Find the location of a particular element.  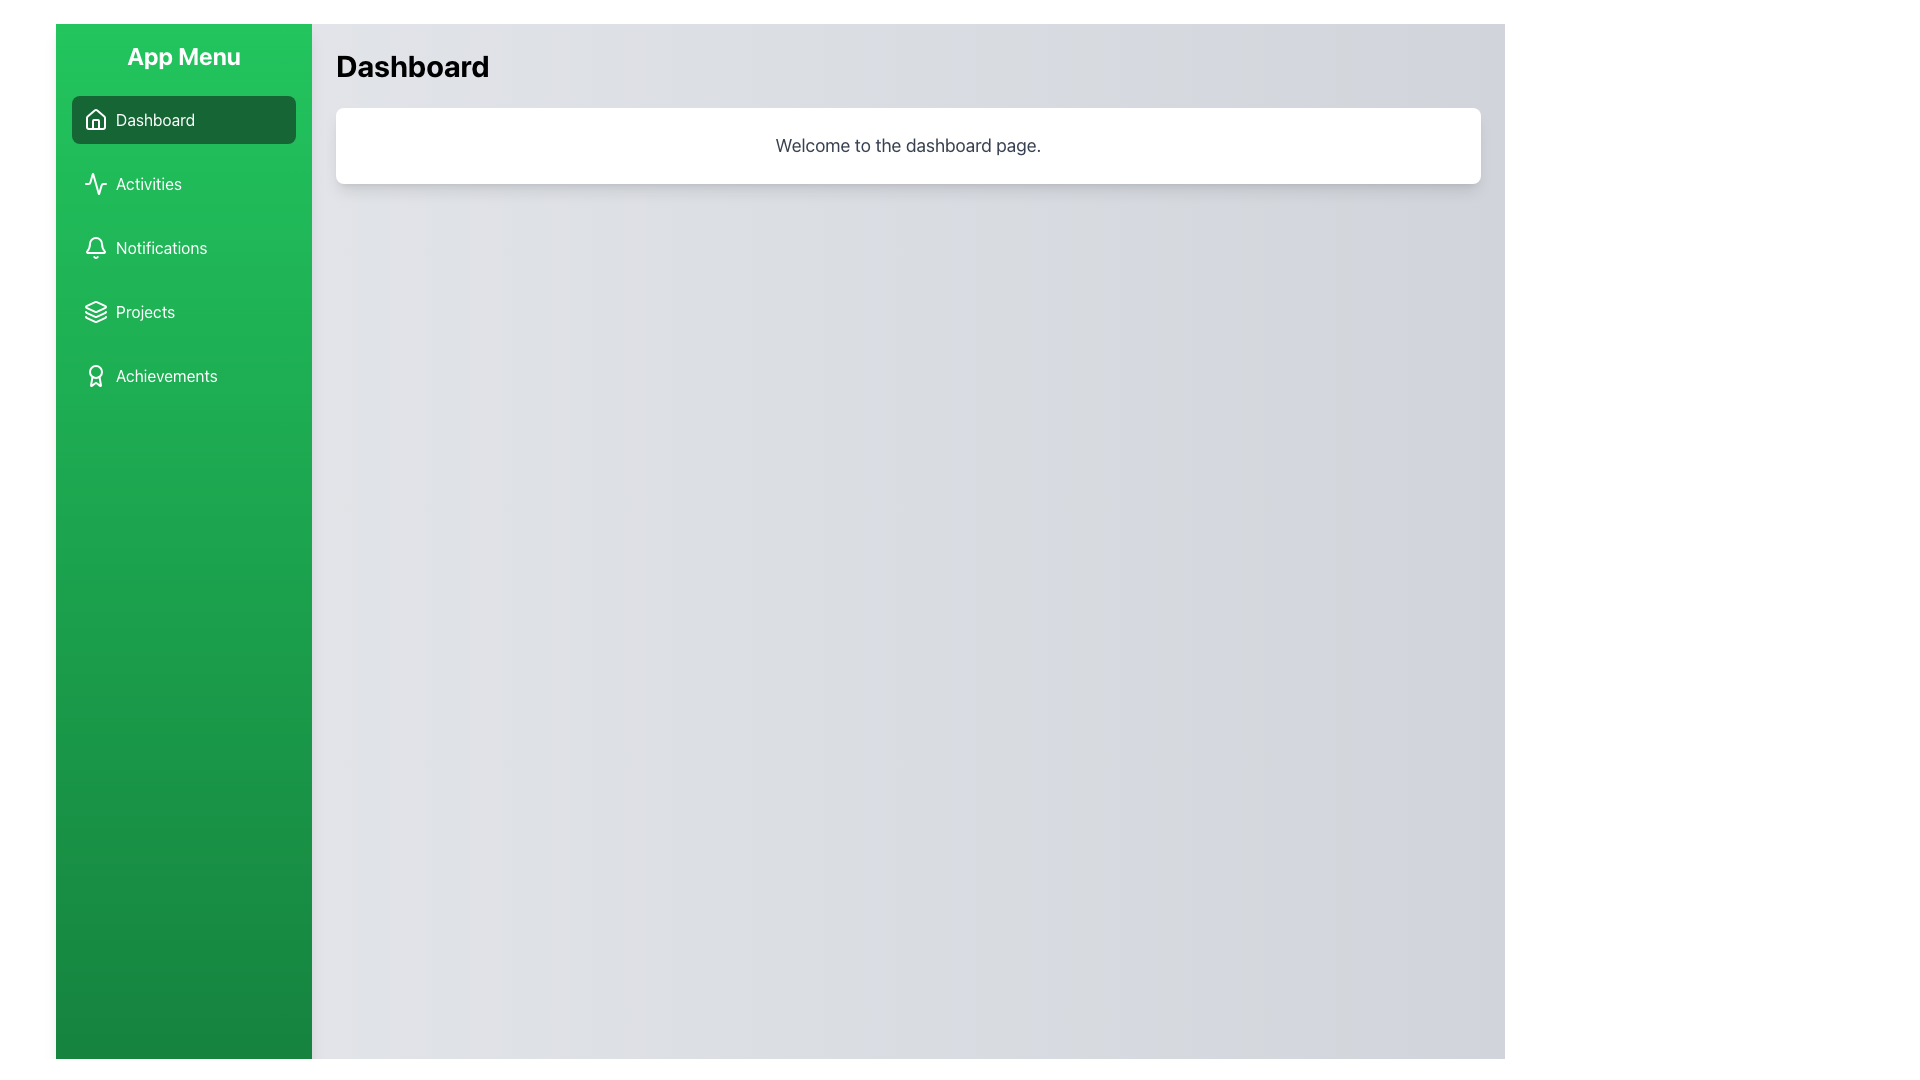

the waveform icon with a green stroke color located to the left of the 'Activities' label in the vertical menu is located at coordinates (95, 184).